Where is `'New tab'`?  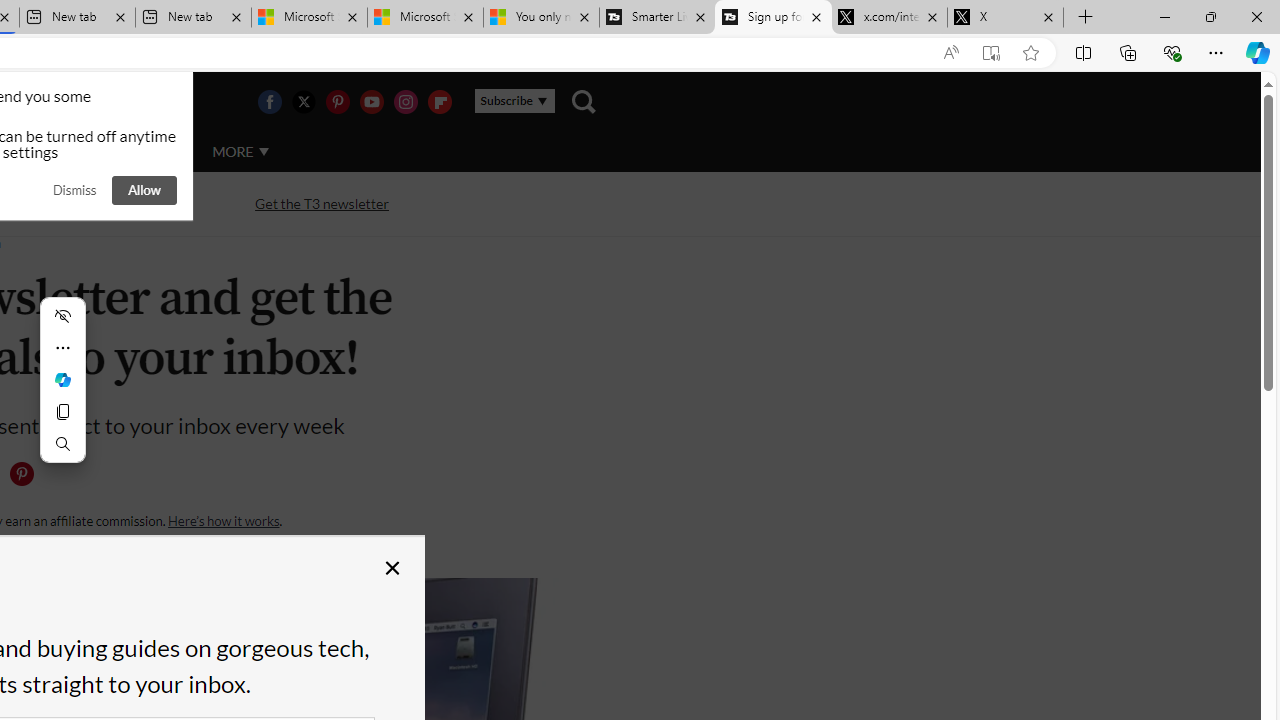
'New tab' is located at coordinates (193, 17).